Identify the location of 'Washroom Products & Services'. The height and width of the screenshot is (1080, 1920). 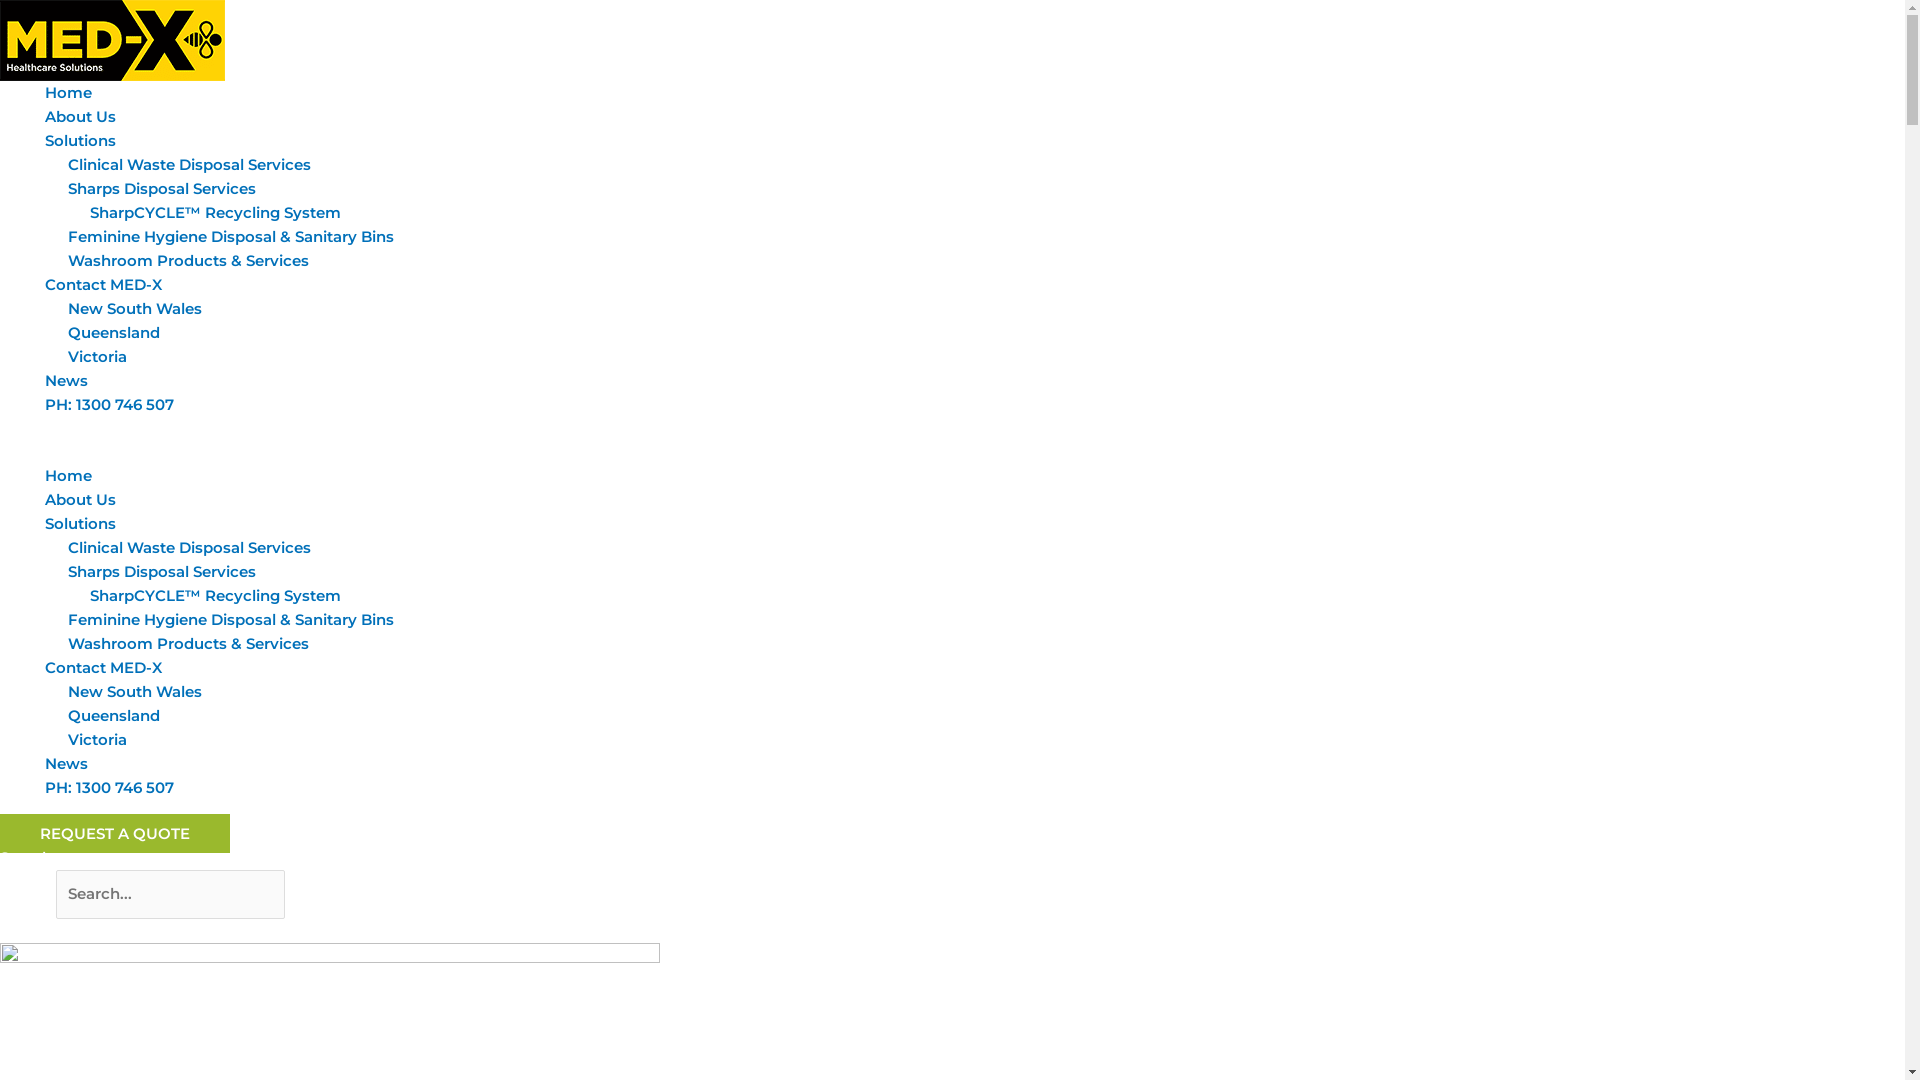
(188, 259).